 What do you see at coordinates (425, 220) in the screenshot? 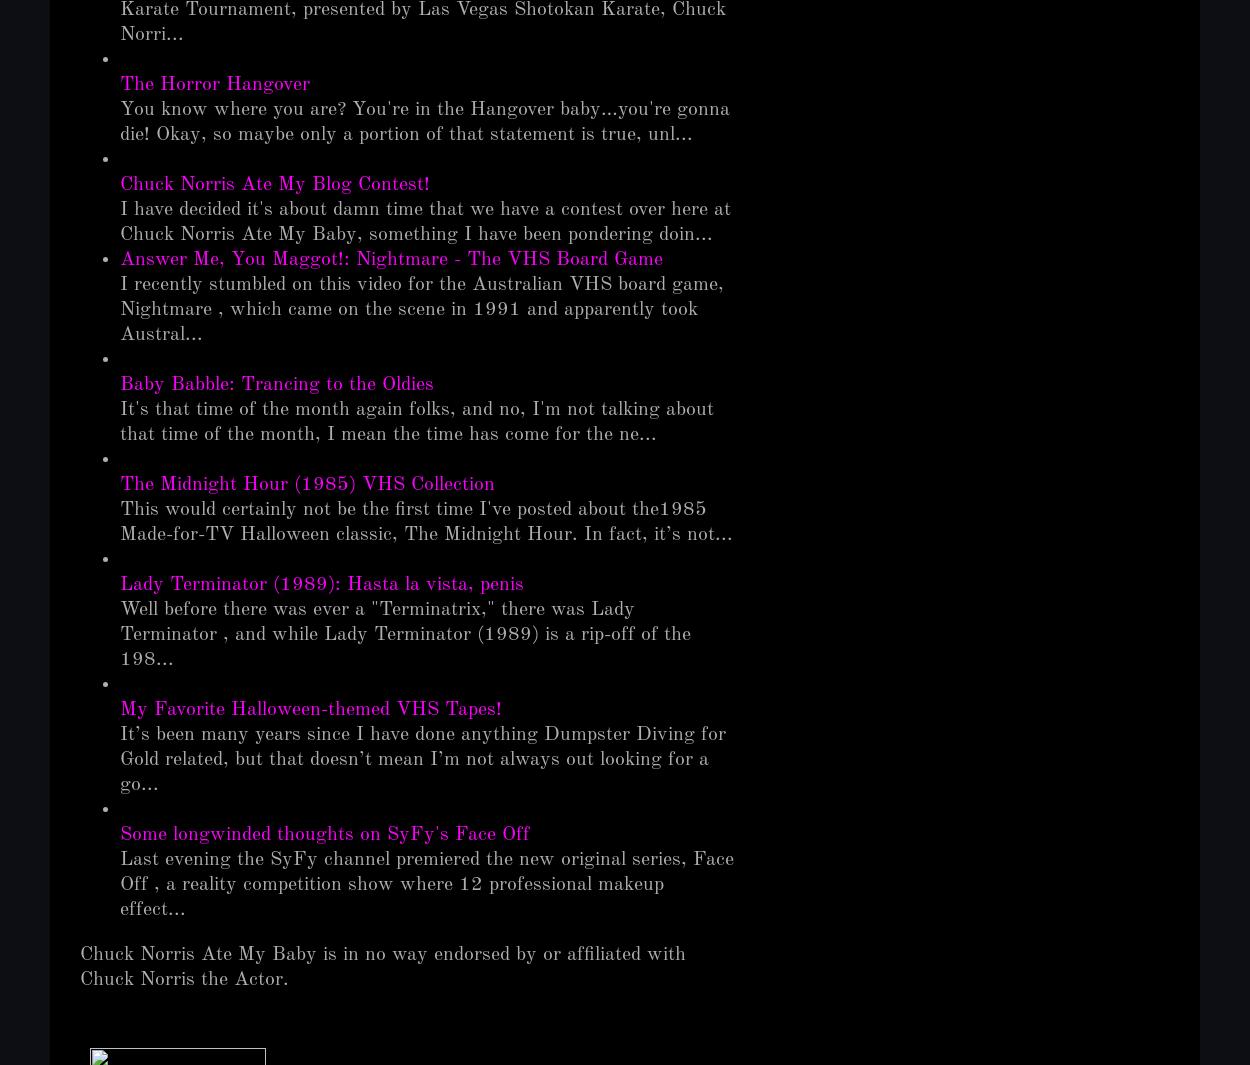
I see `'I have decided it's about damn time that we have a contest over here at Chuck Norris Ate My Baby, something I have been pondering doin...'` at bounding box center [425, 220].